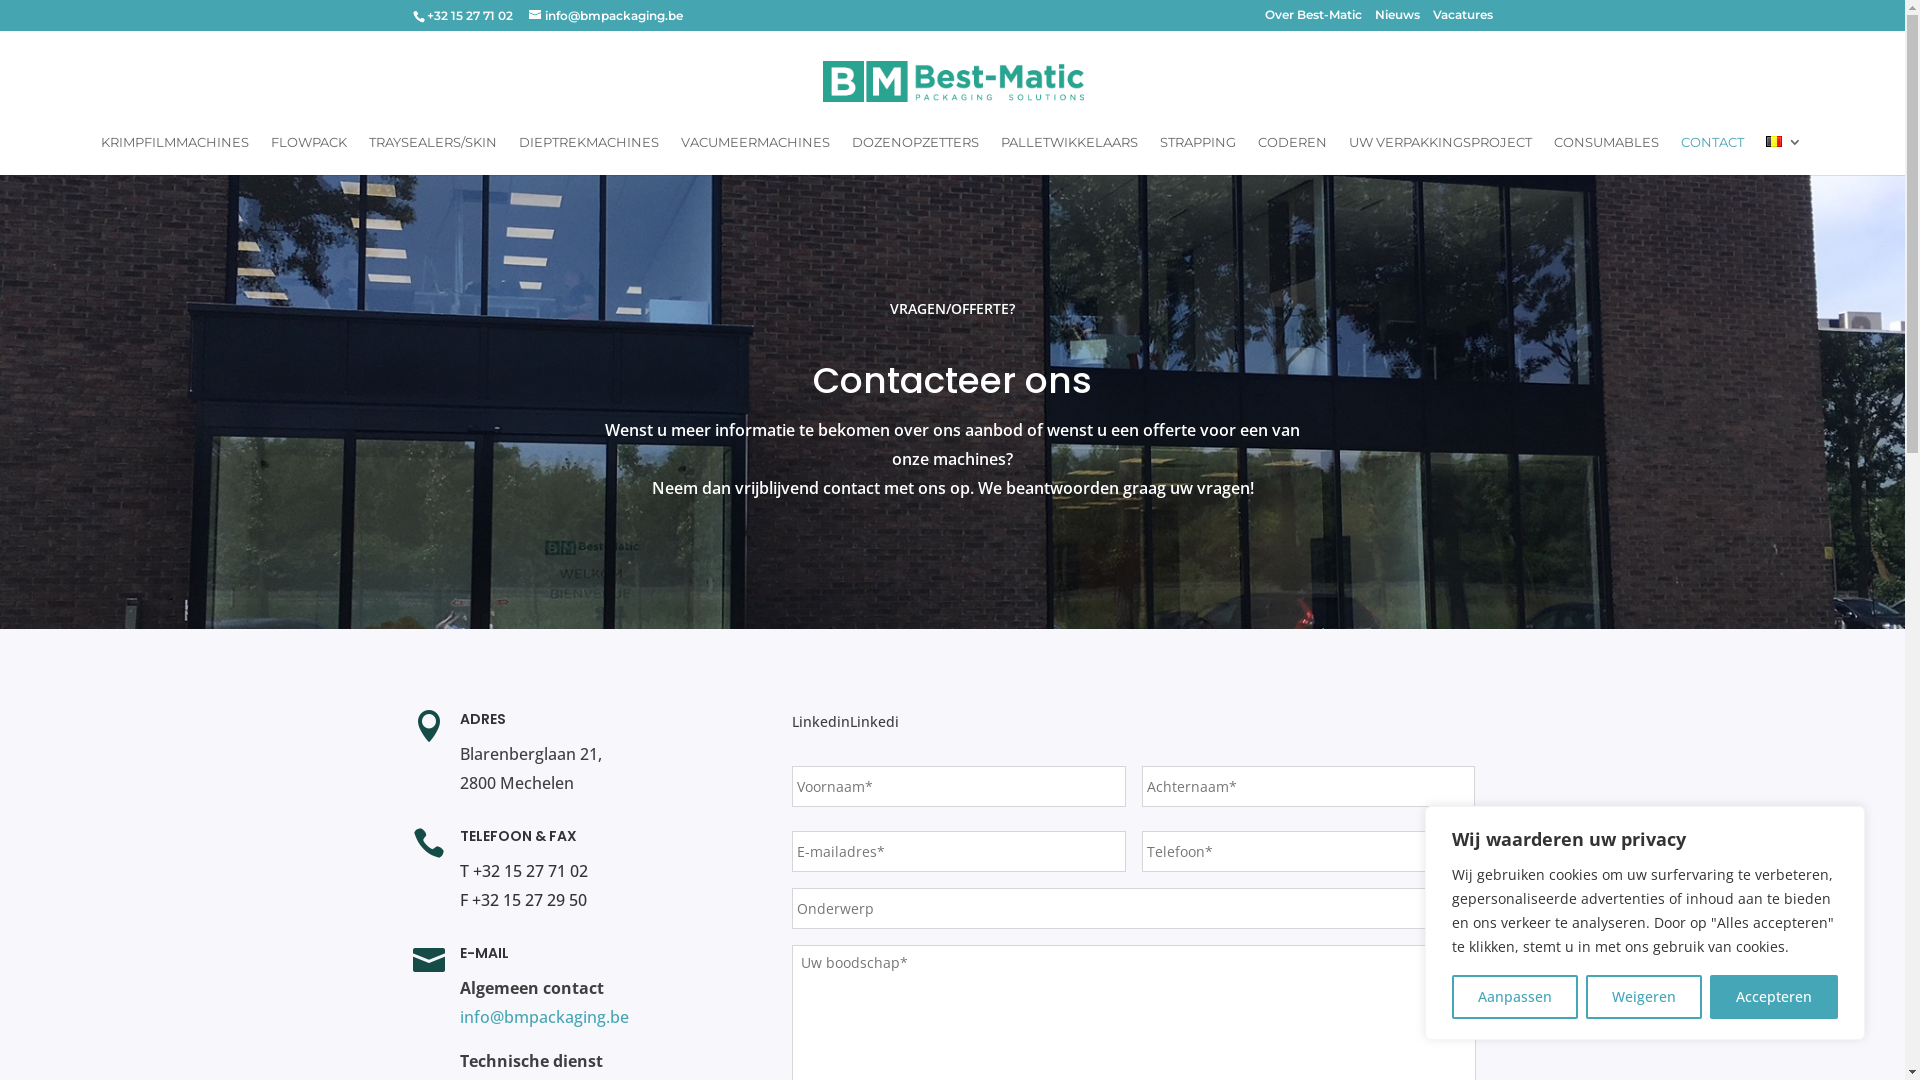 Image resolution: width=1920 pixels, height=1080 pixels. I want to click on 'UW VERPAKKINGSPROJECT', so click(1440, 153).